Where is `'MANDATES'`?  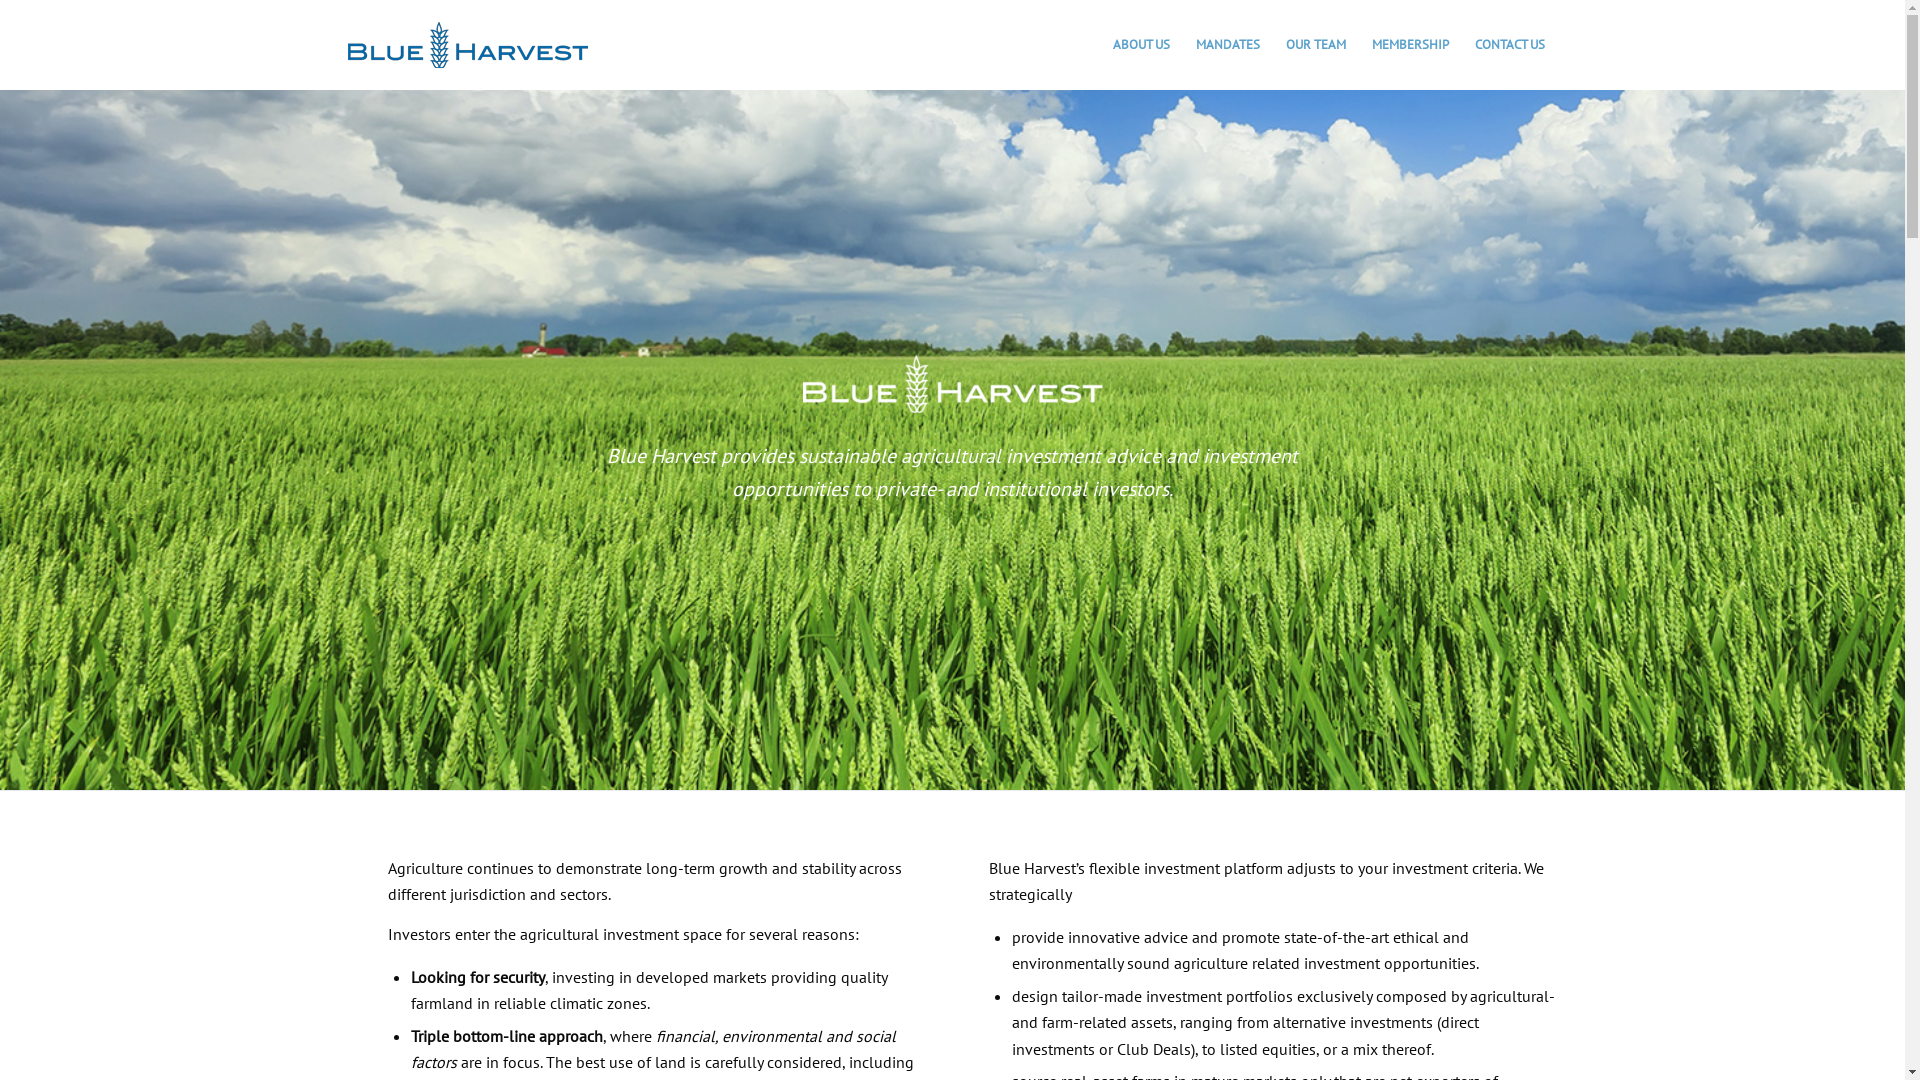
'MANDATES' is located at coordinates (1226, 45).